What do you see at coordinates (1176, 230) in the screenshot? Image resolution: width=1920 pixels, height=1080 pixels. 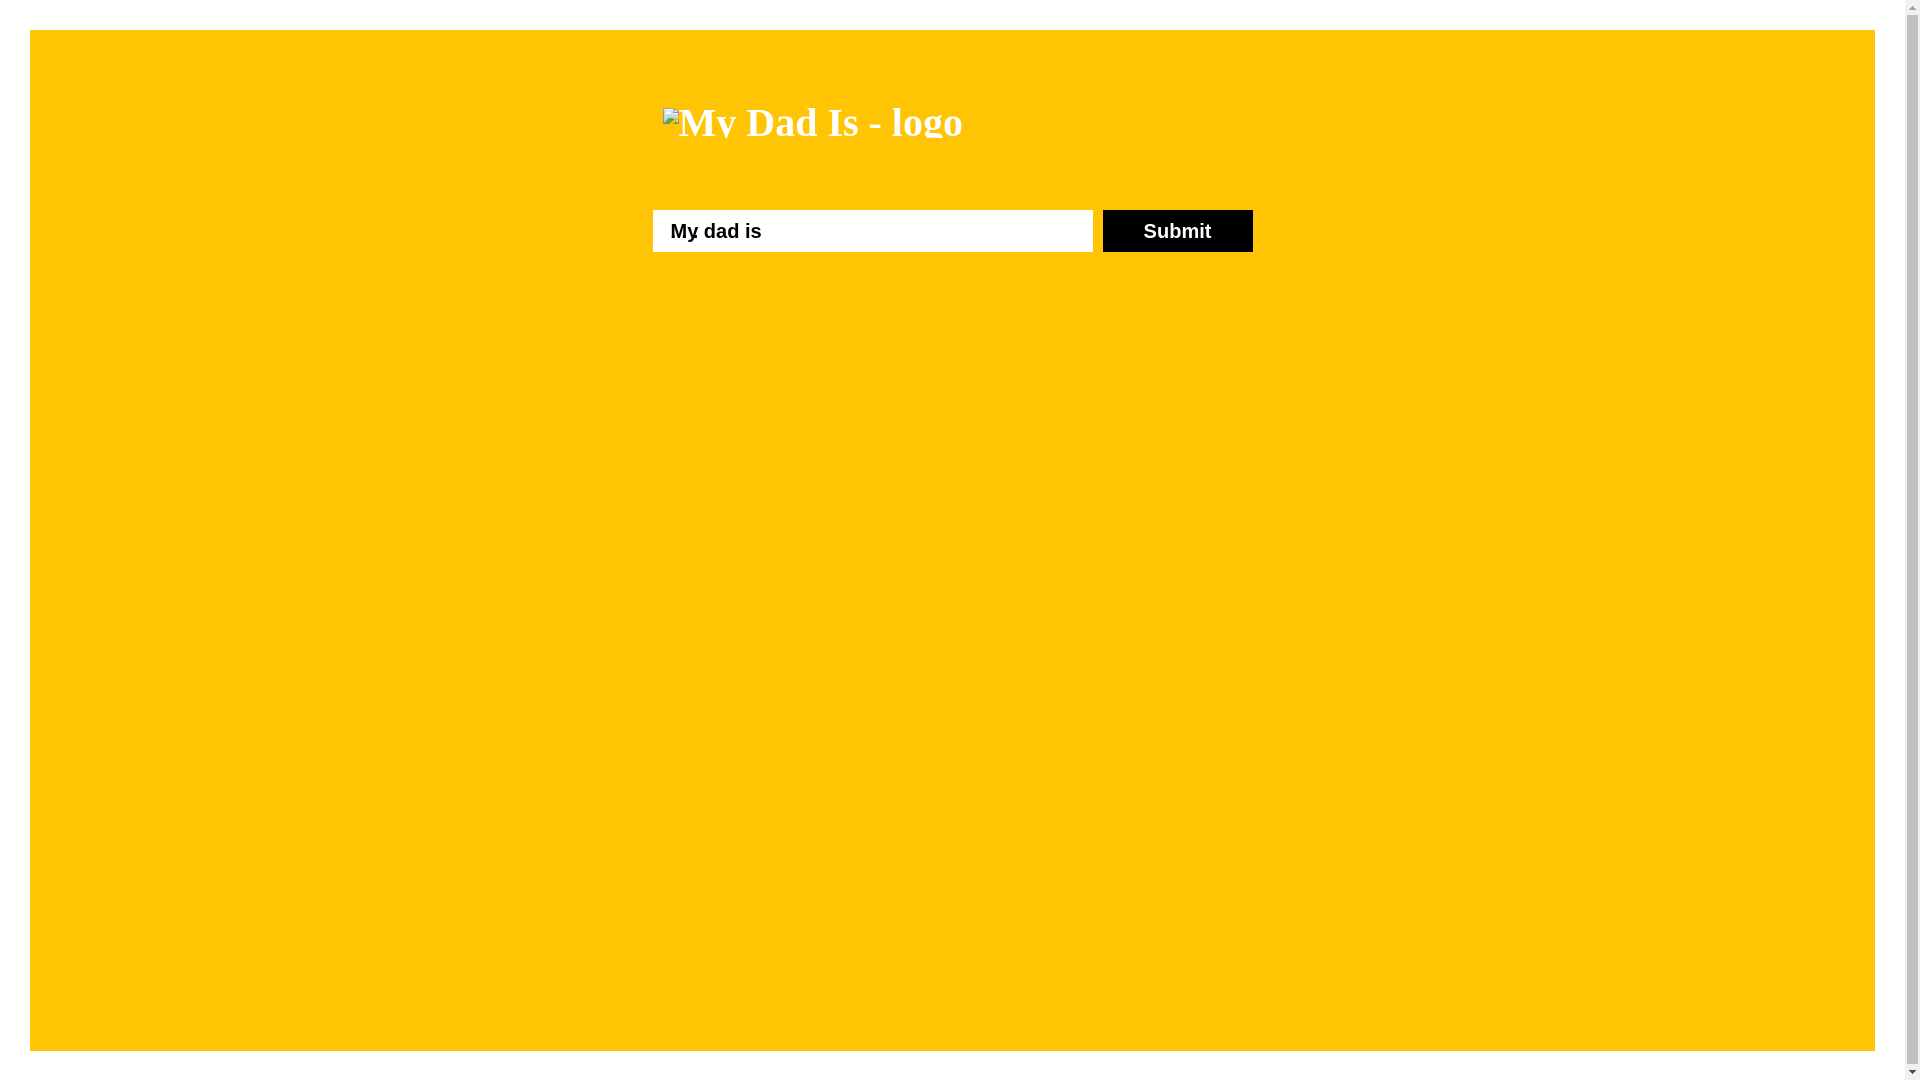 I see `'Submit'` at bounding box center [1176, 230].